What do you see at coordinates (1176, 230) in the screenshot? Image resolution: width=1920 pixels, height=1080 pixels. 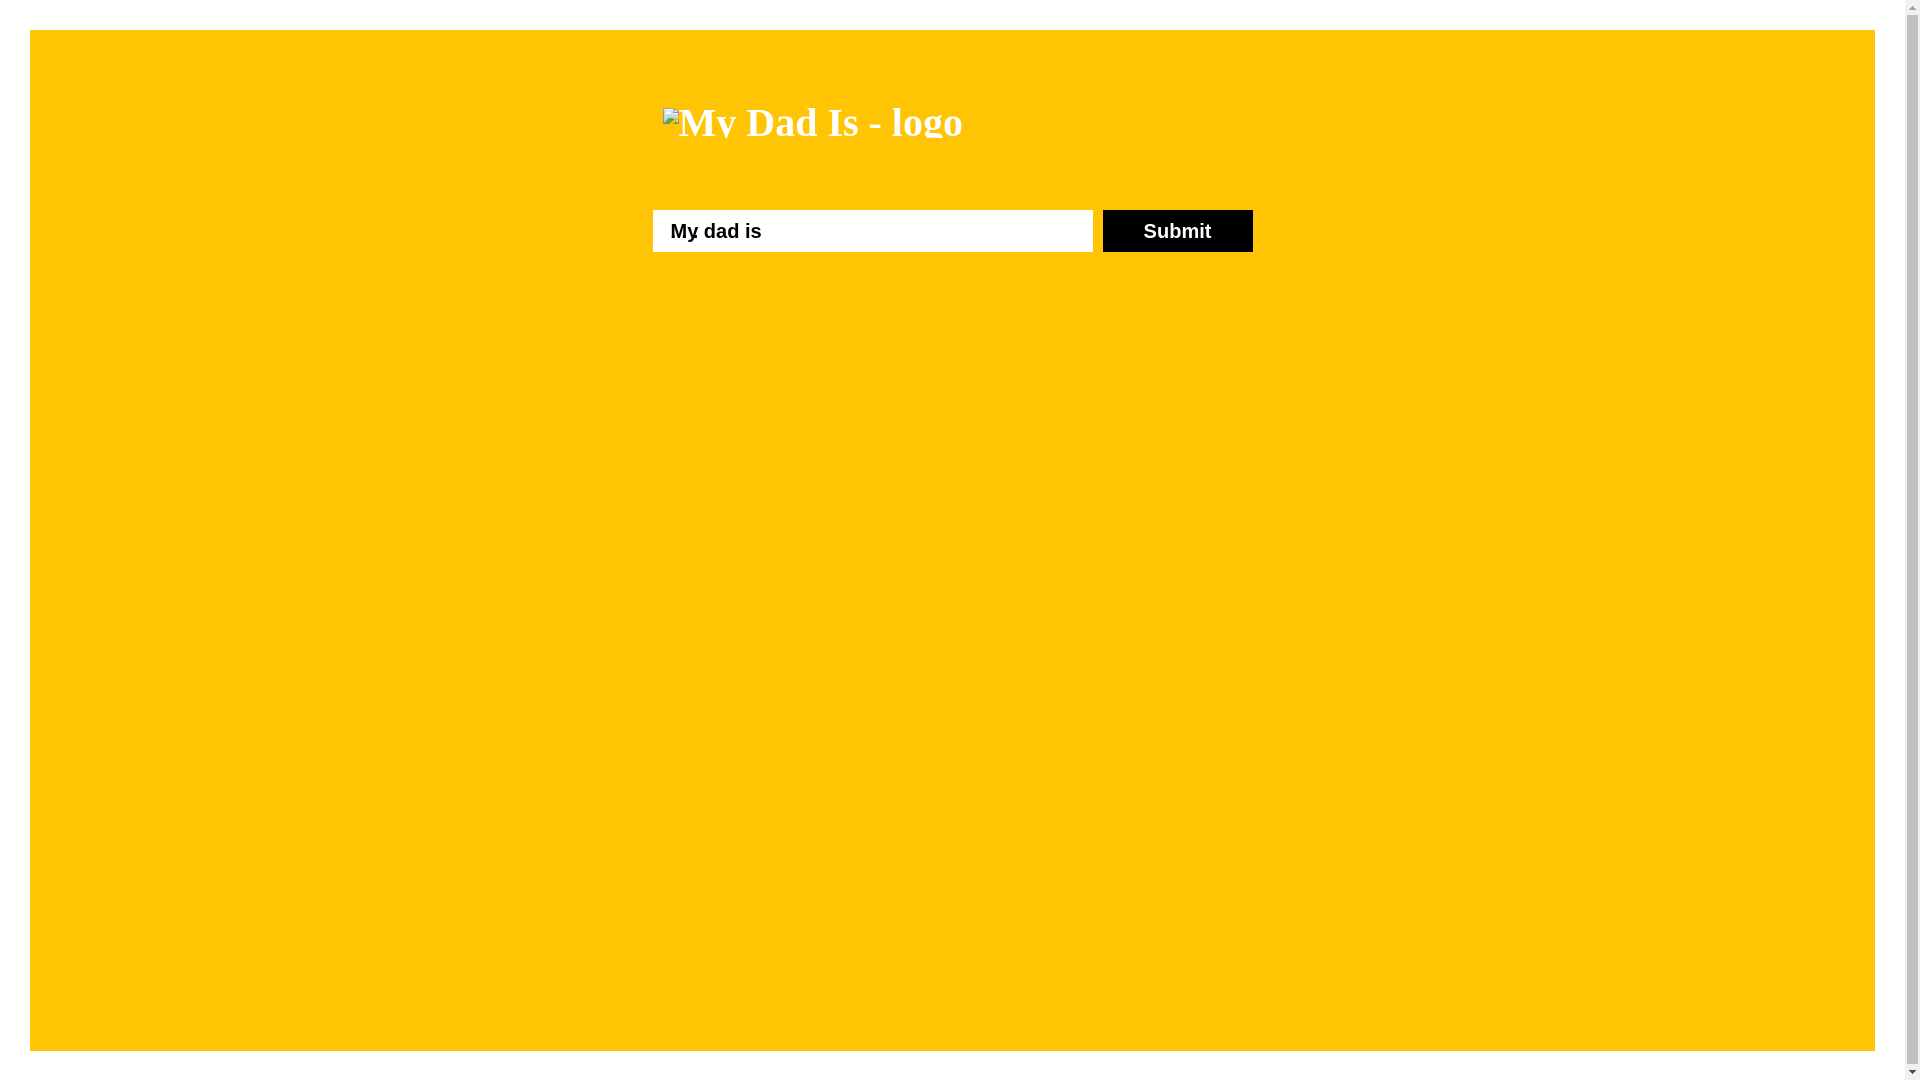 I see `'Submit'` at bounding box center [1176, 230].